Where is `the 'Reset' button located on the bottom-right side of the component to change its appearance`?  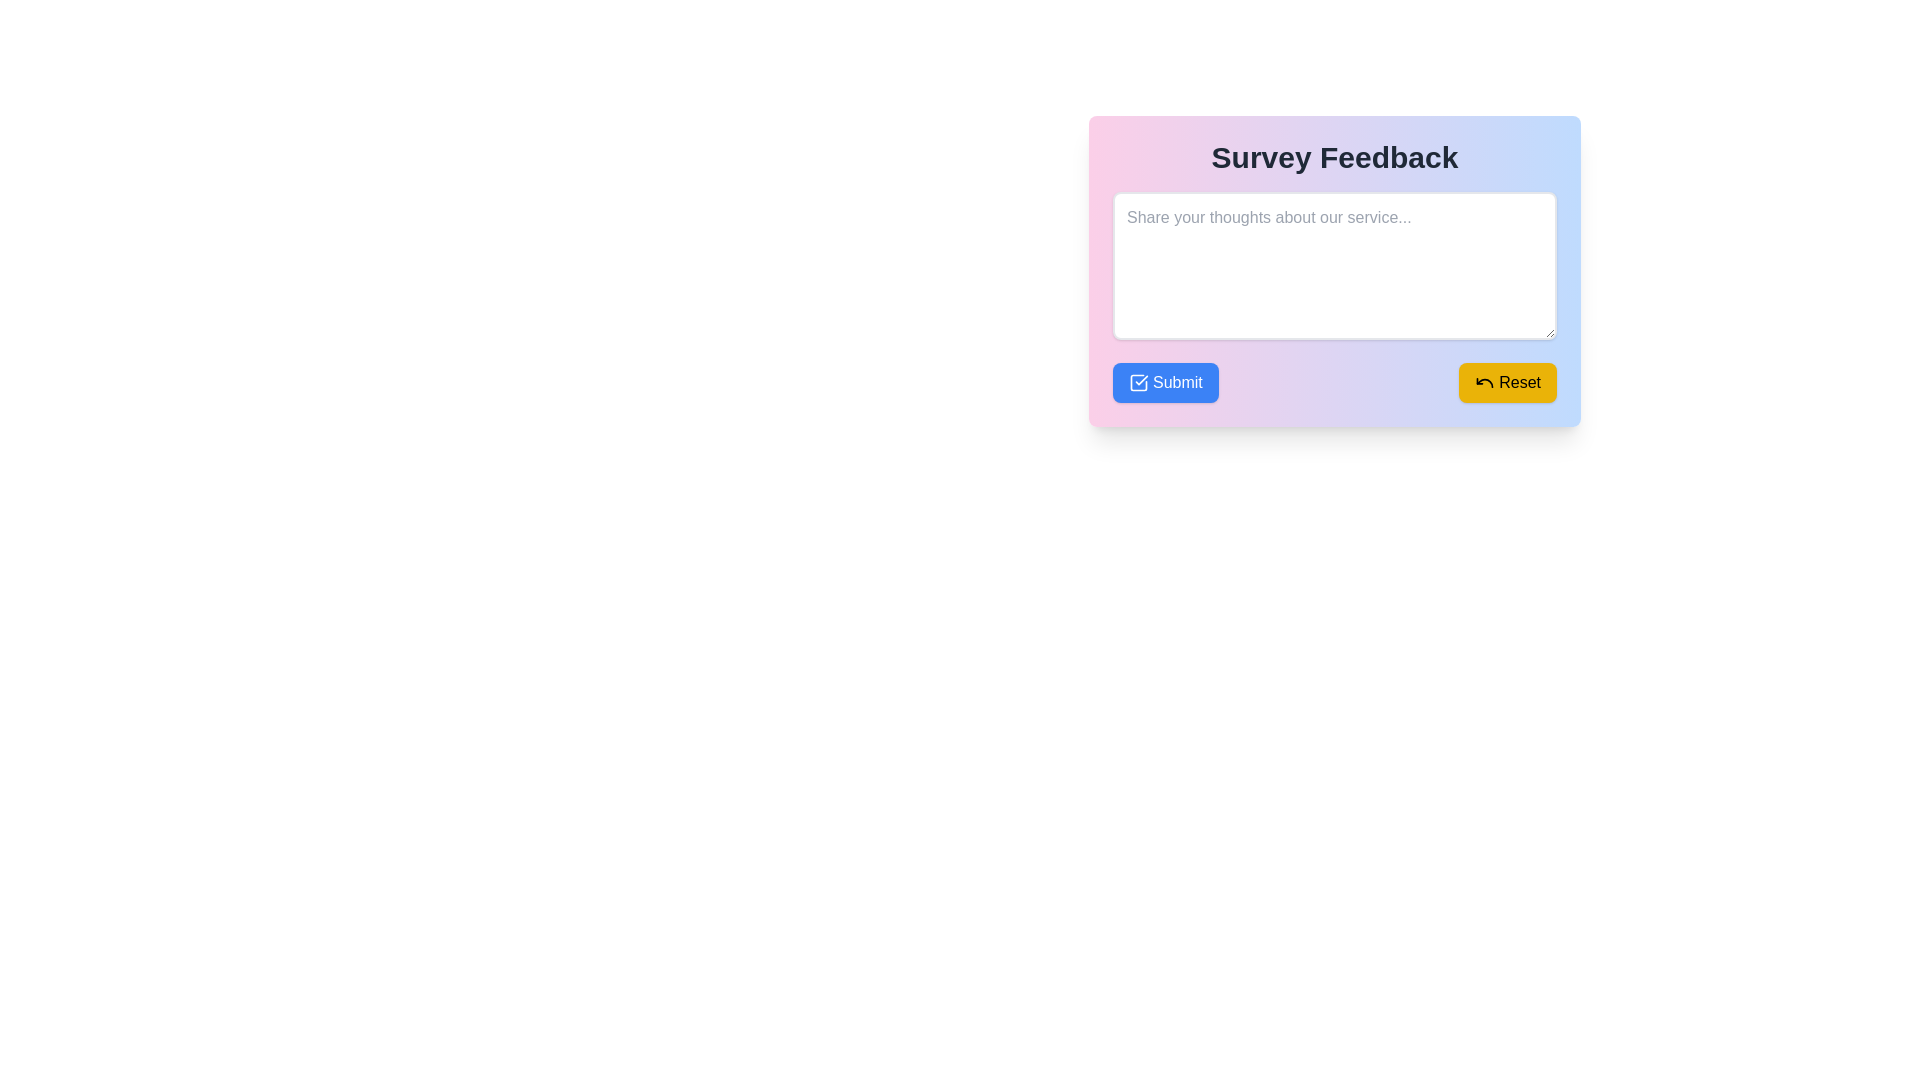
the 'Reset' button located on the bottom-right side of the component to change its appearance is located at coordinates (1508, 382).